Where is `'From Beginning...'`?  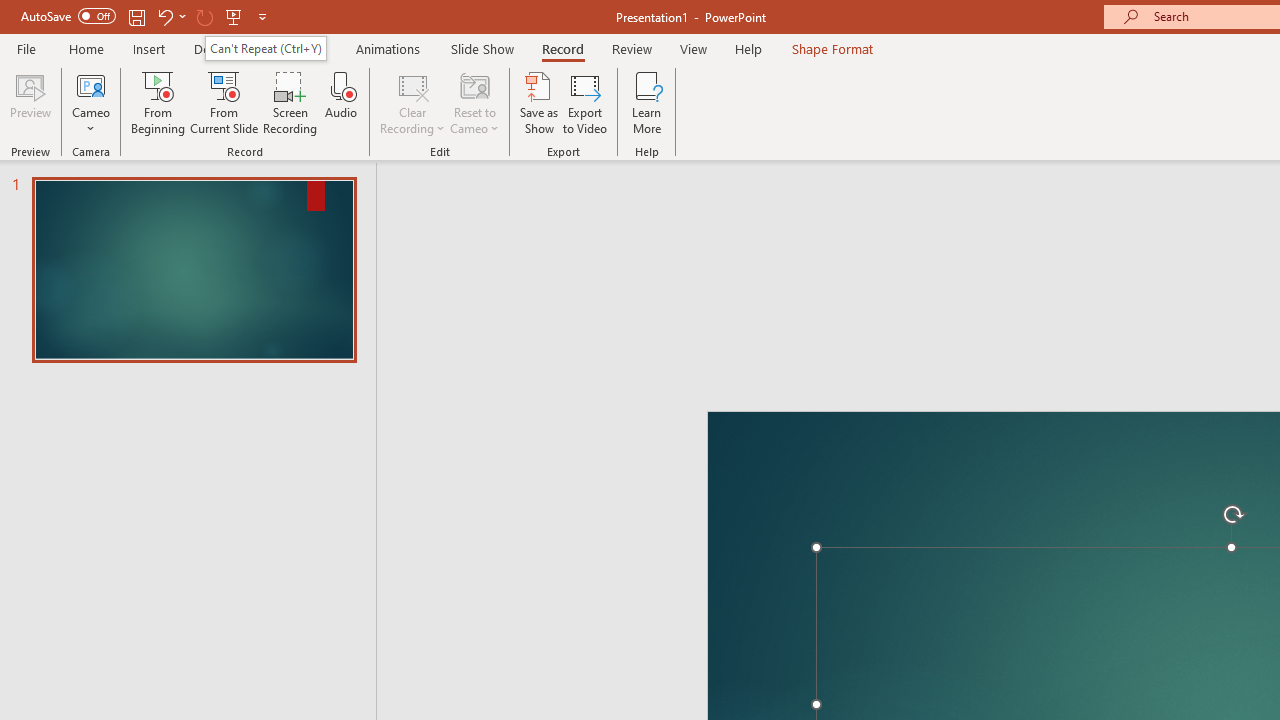 'From Beginning...' is located at coordinates (157, 103).